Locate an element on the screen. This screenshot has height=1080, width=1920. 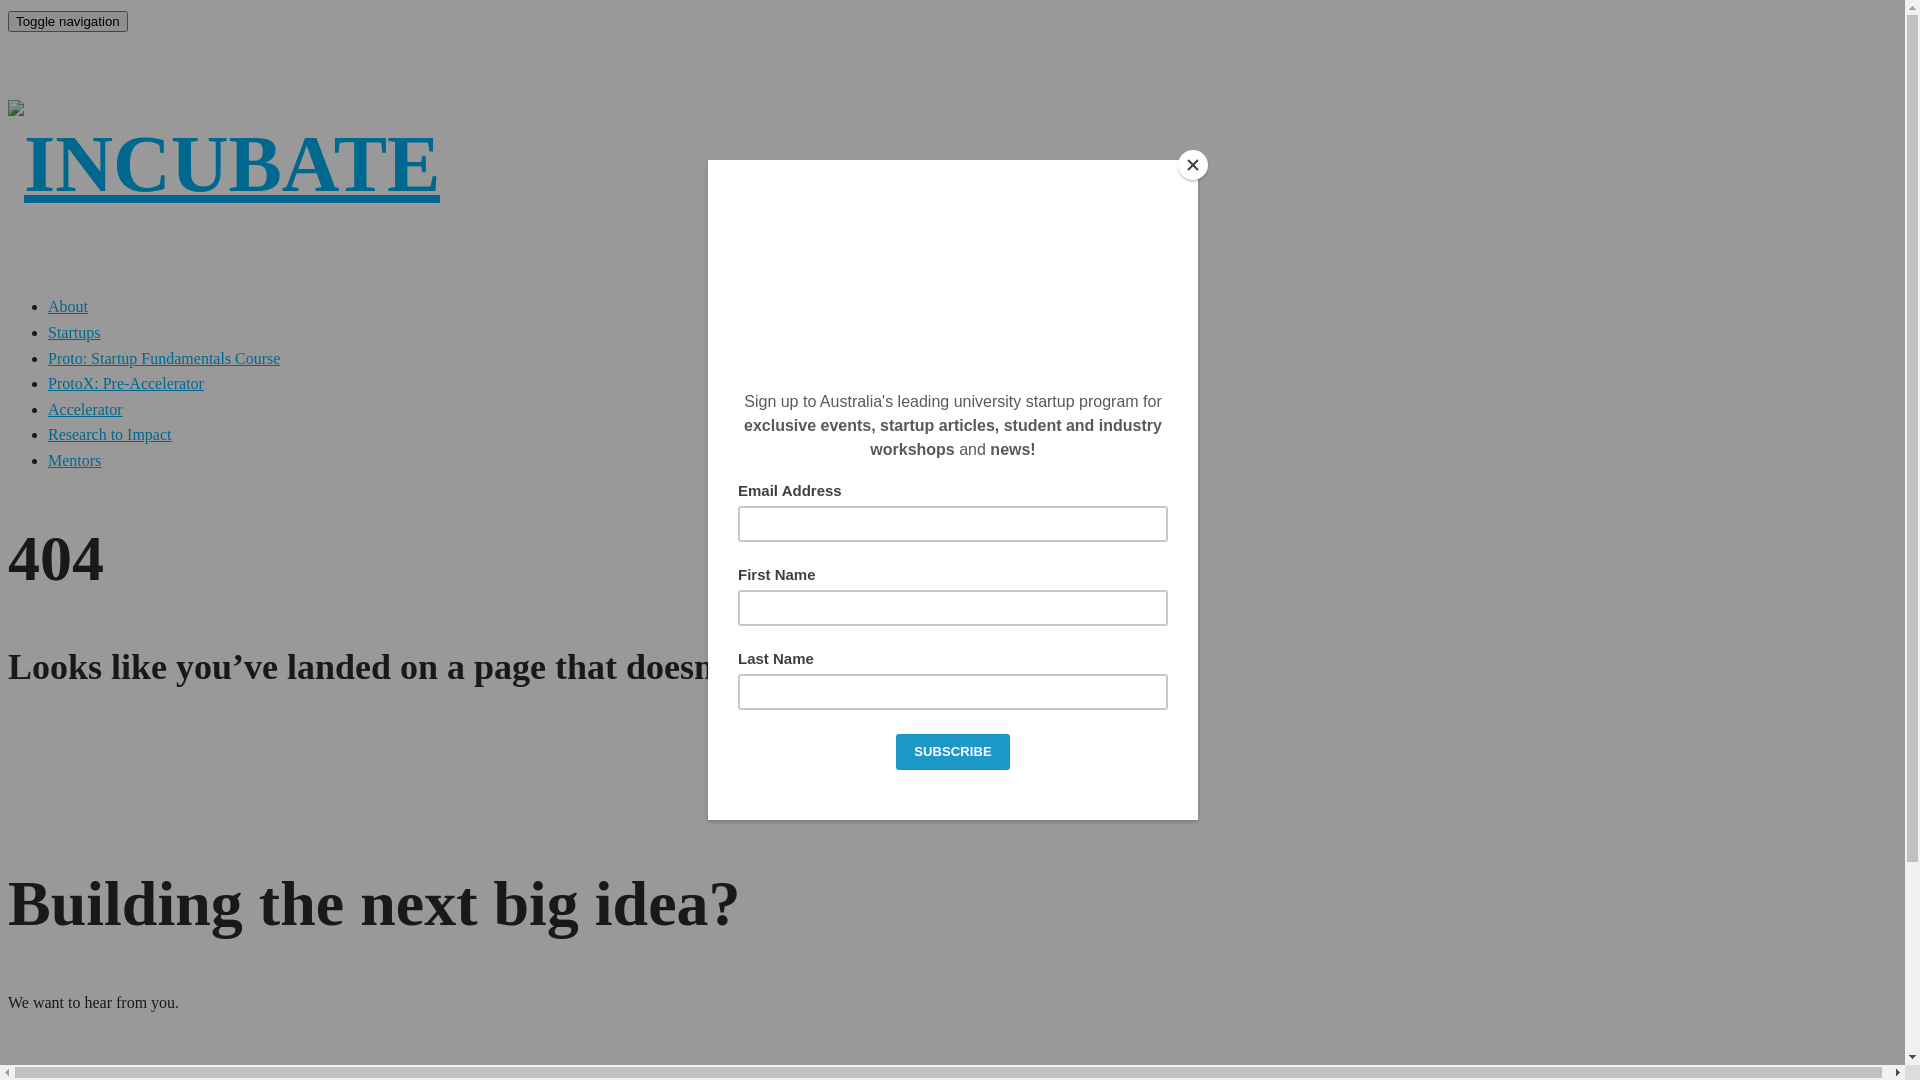
'ProtoX: Pre-Accelerator' is located at coordinates (48, 383).